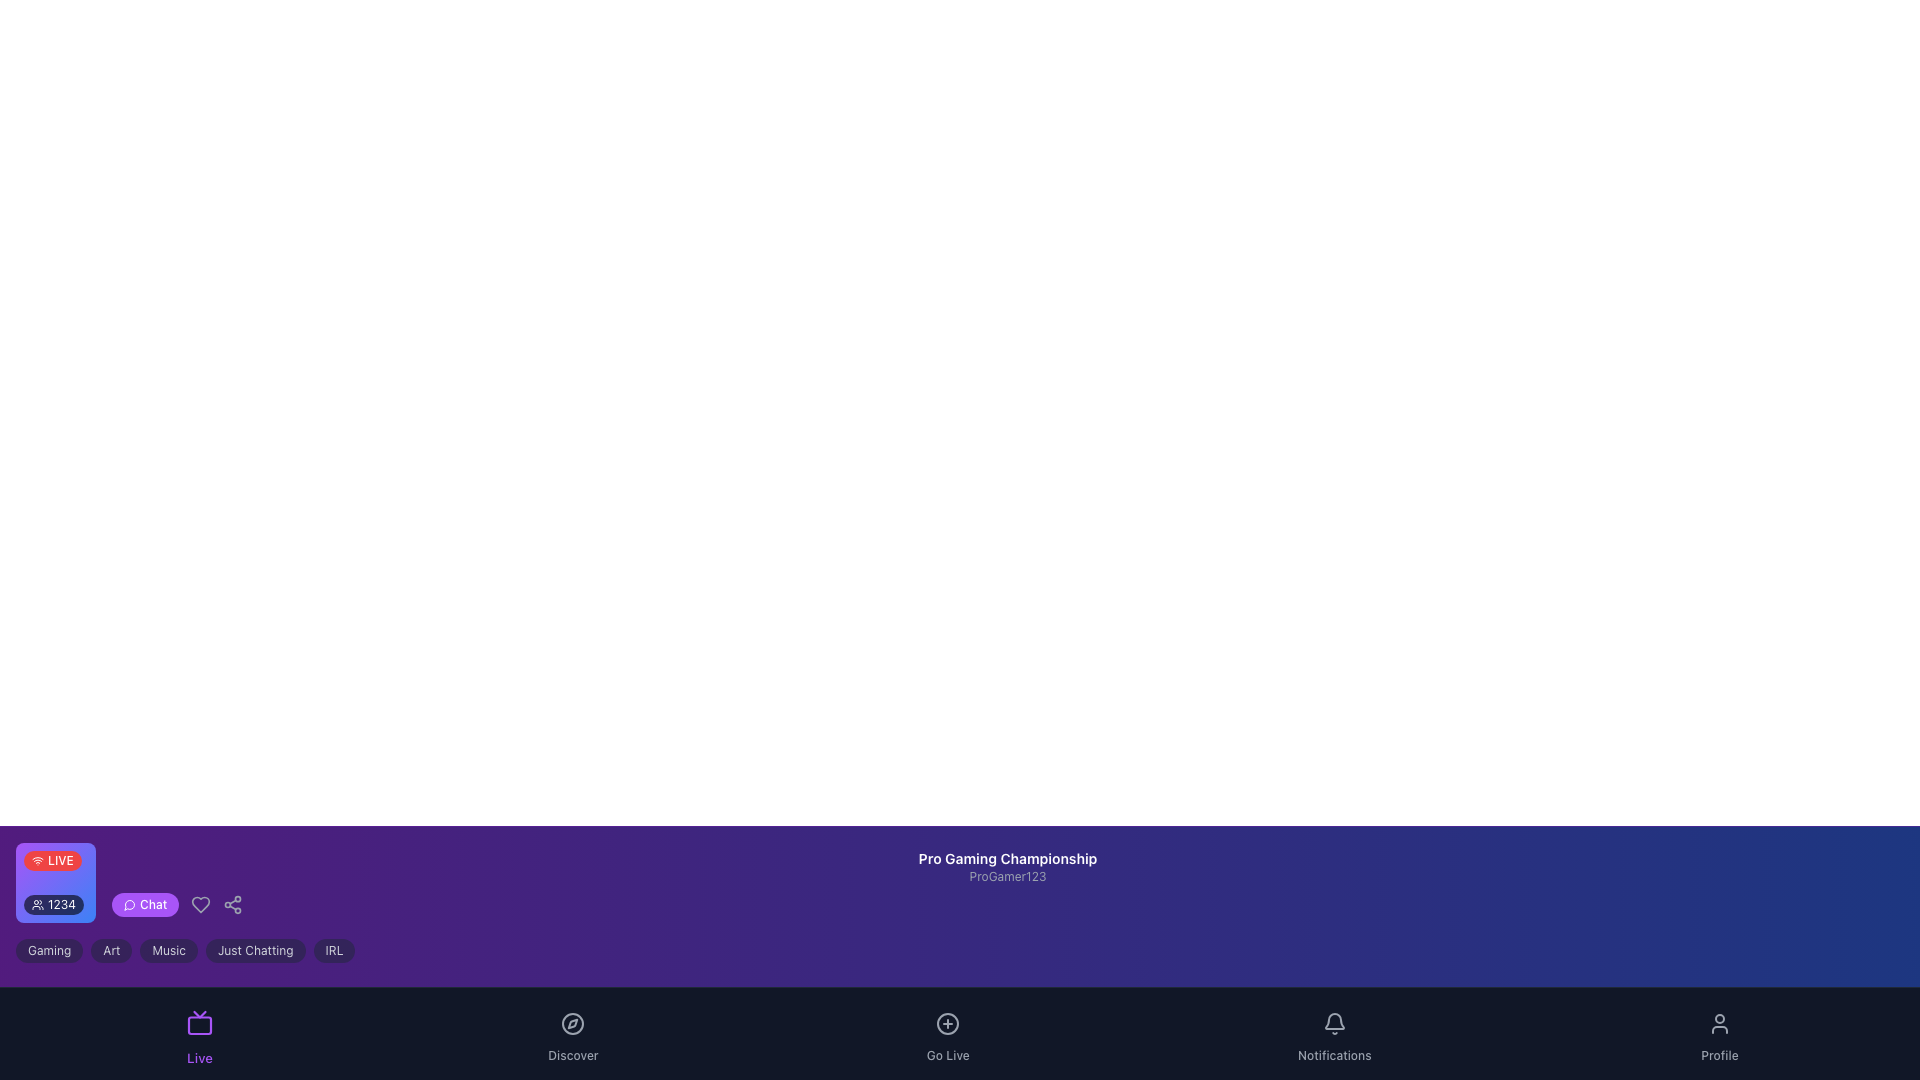 The height and width of the screenshot is (1080, 1920). I want to click on the 'Art' category button, which is the second button in a horizontal row of category buttons, to filter content related to the 'Art' category, so click(110, 950).